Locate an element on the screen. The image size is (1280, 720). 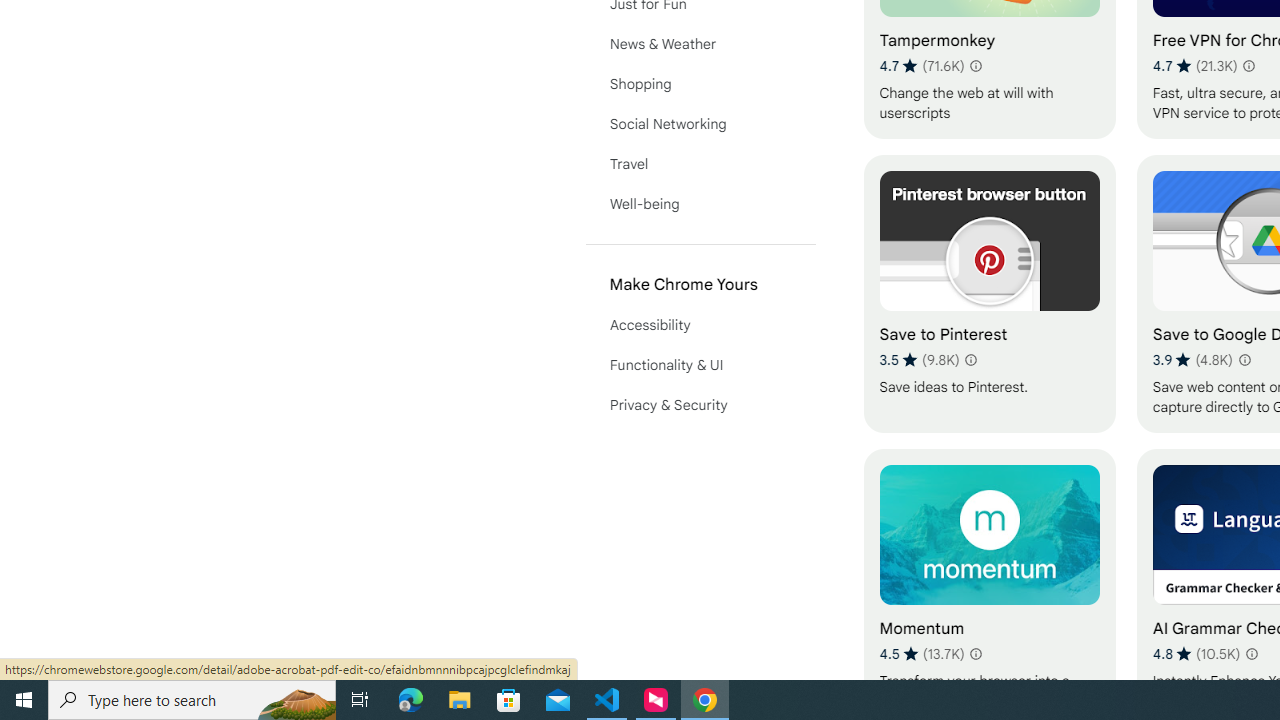
'Learn more about results and reviews "Momentum"' is located at coordinates (976, 654).